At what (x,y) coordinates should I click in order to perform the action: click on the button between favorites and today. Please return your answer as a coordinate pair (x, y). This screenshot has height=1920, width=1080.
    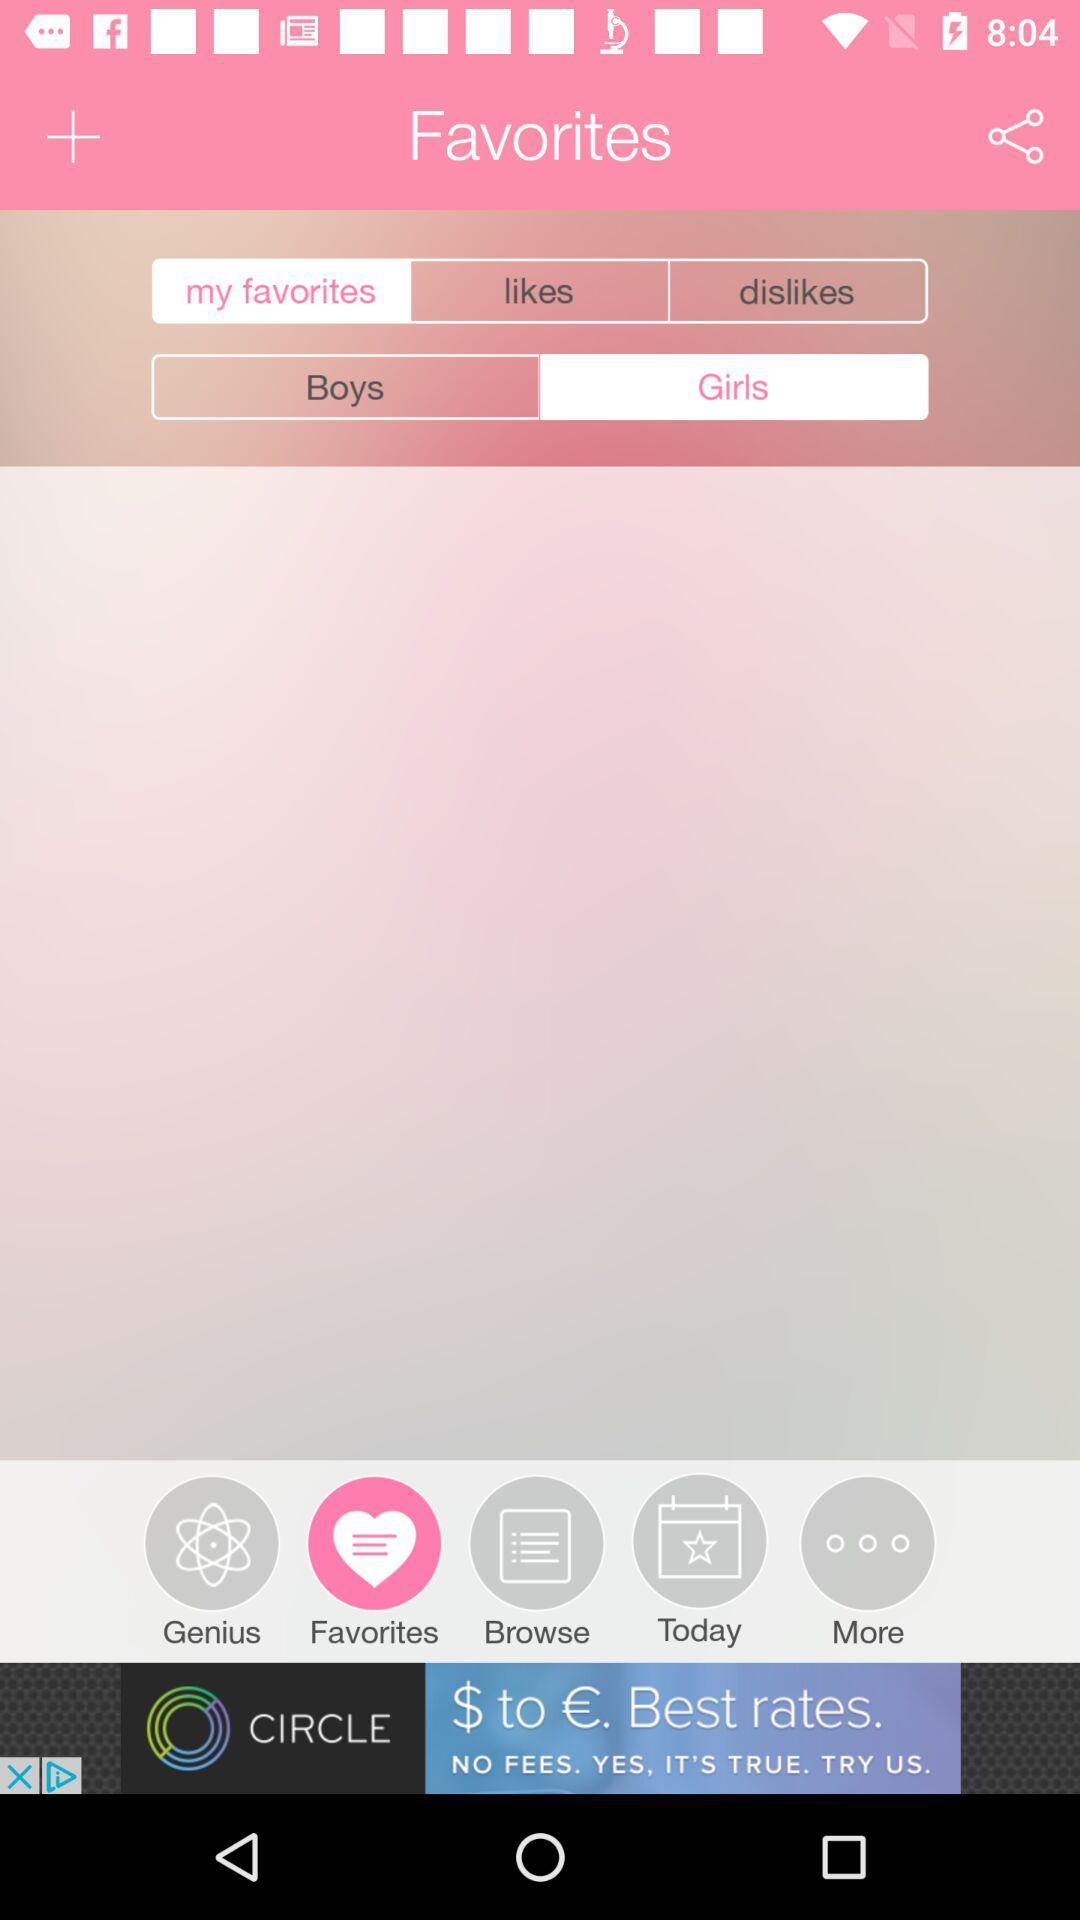
    Looking at the image, I should click on (536, 1560).